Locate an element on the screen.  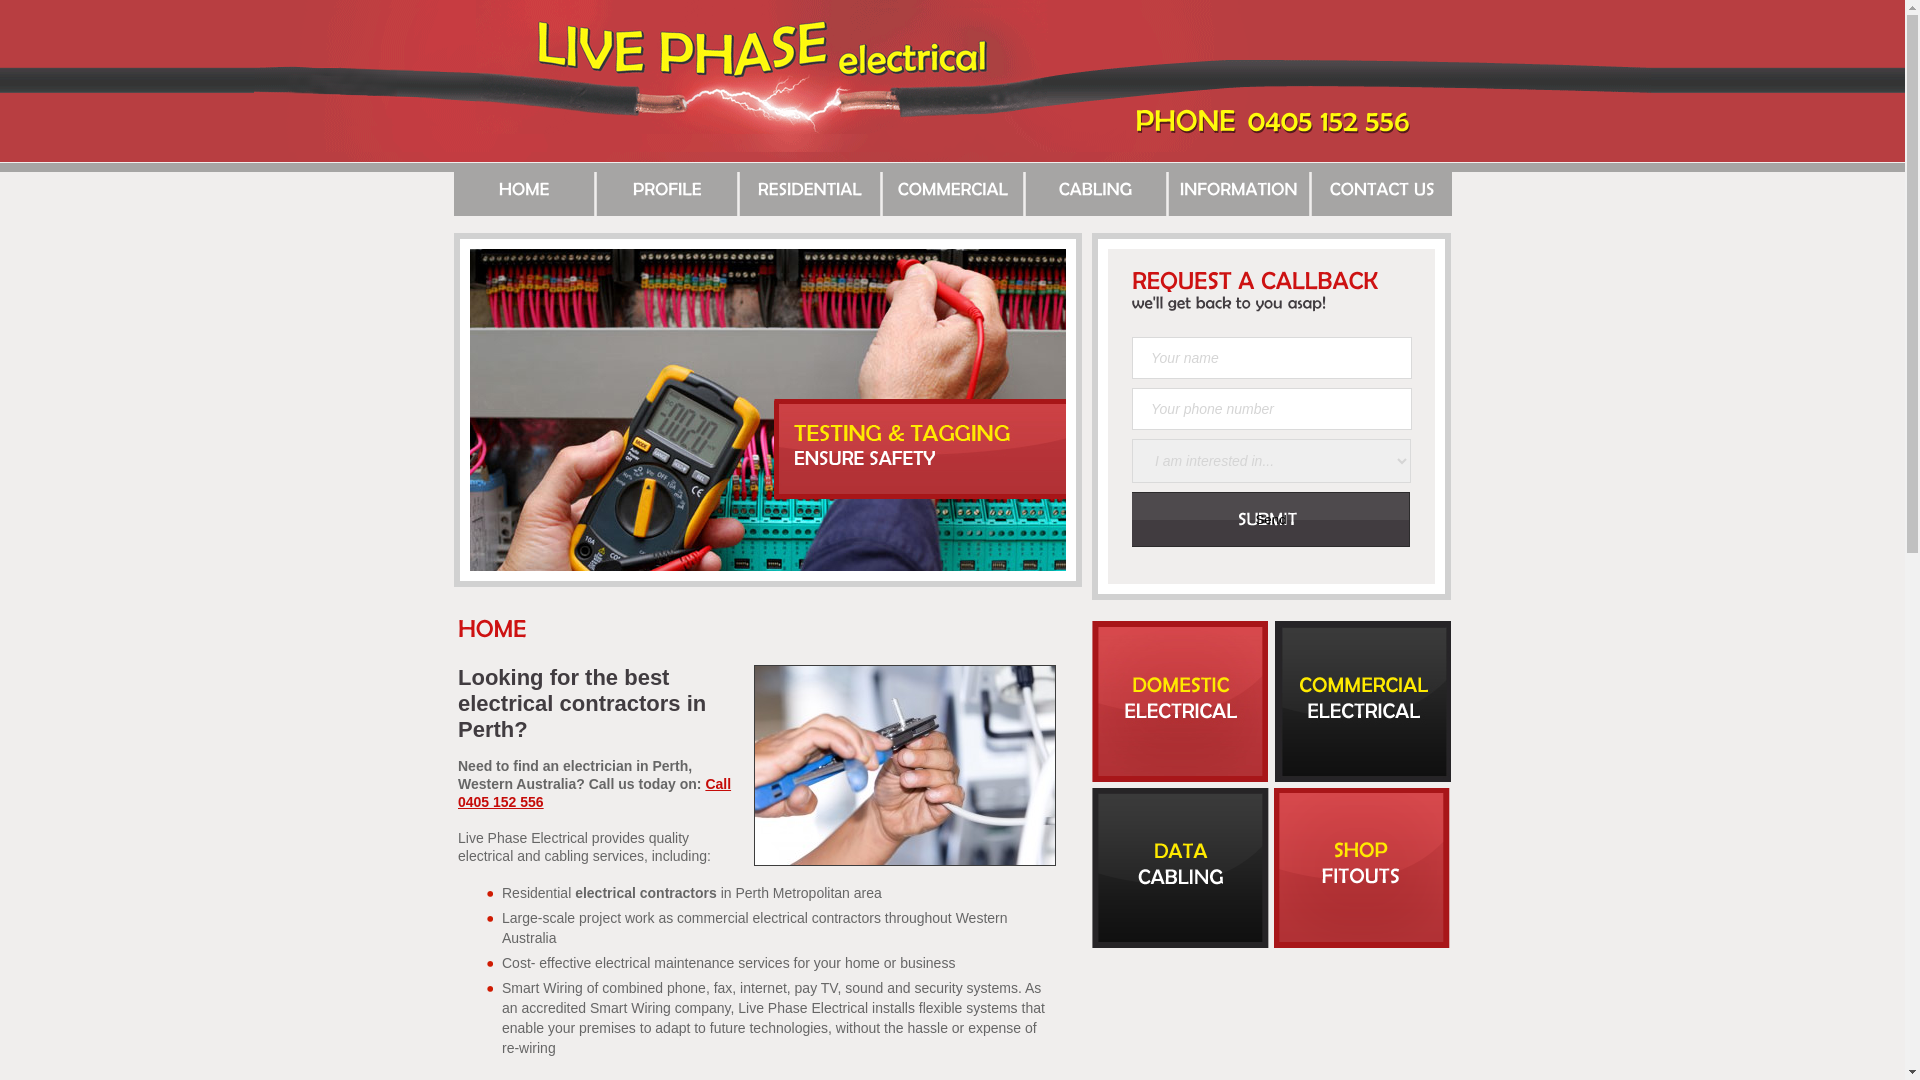
'Call 0405 152 556' is located at coordinates (456, 792).